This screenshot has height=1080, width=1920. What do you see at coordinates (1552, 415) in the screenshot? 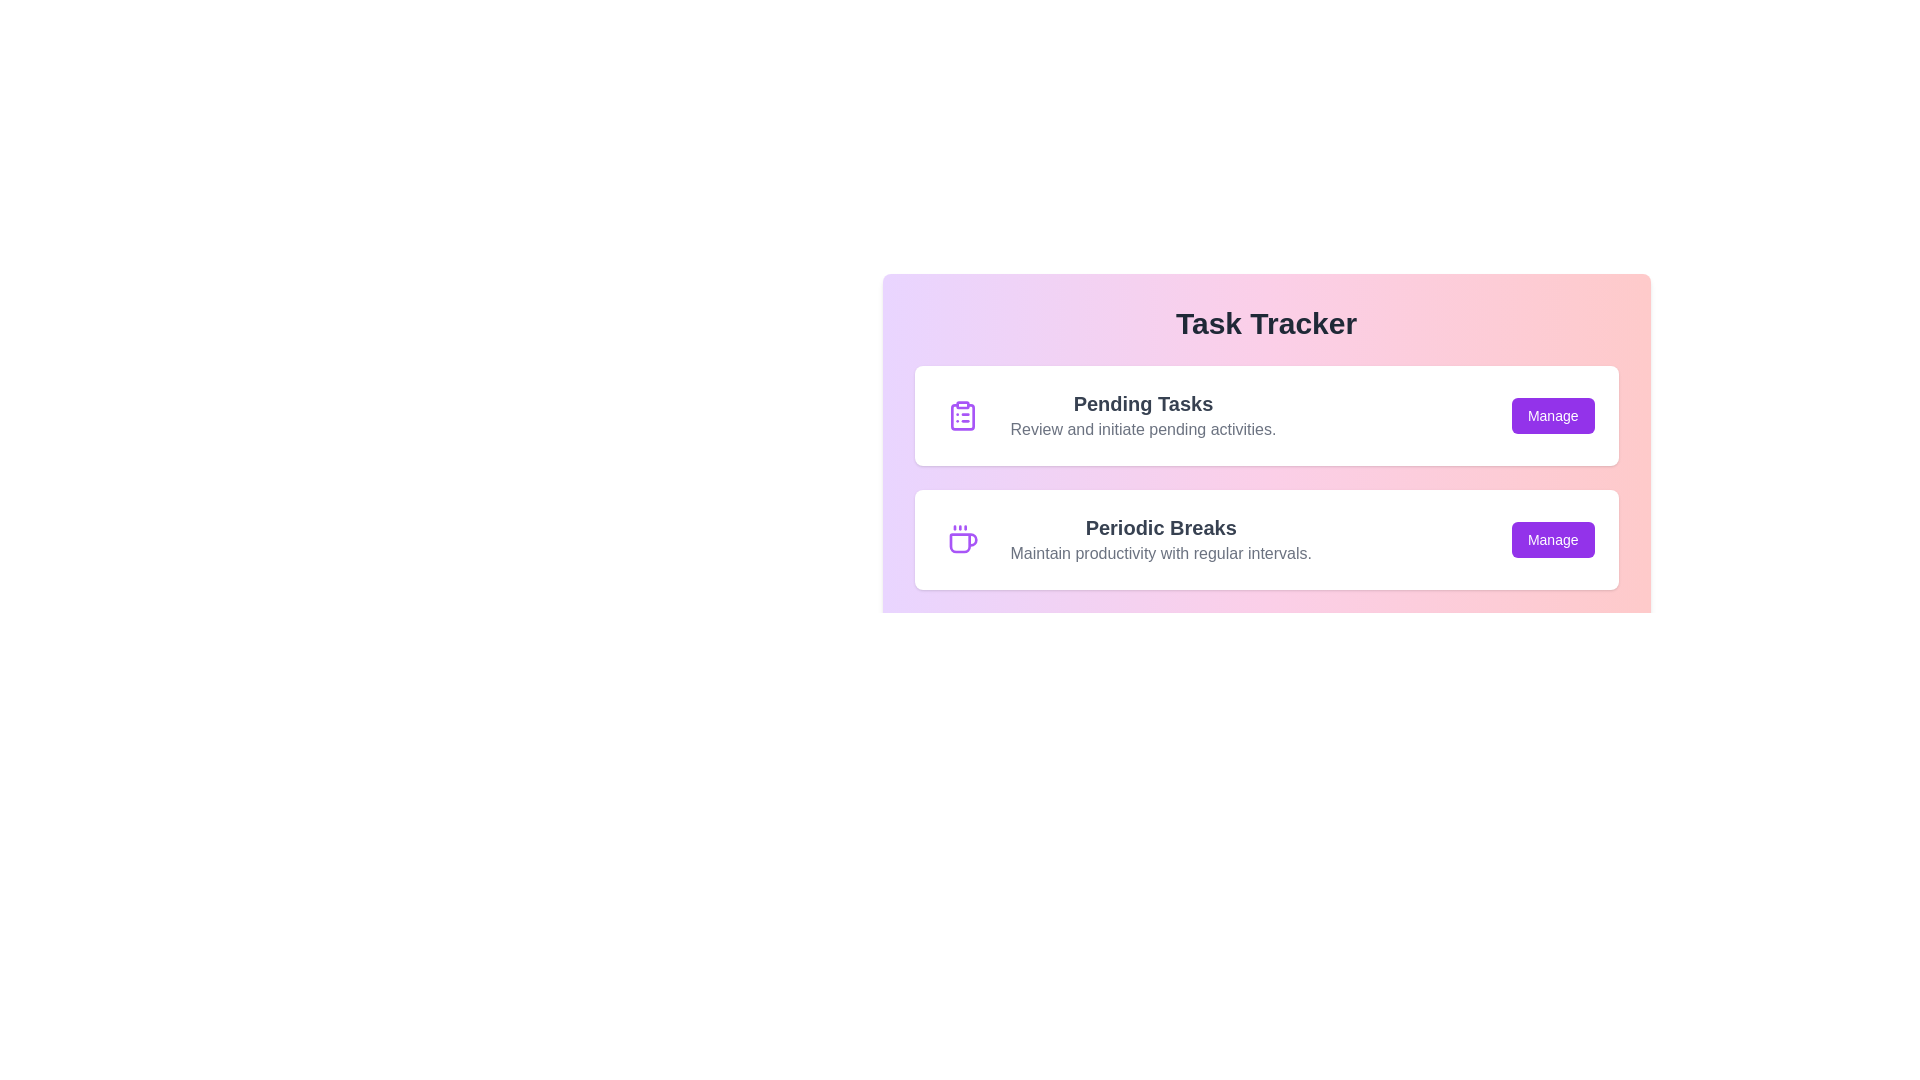
I see `'Manage' button for the task 'Pending Tasks'` at bounding box center [1552, 415].